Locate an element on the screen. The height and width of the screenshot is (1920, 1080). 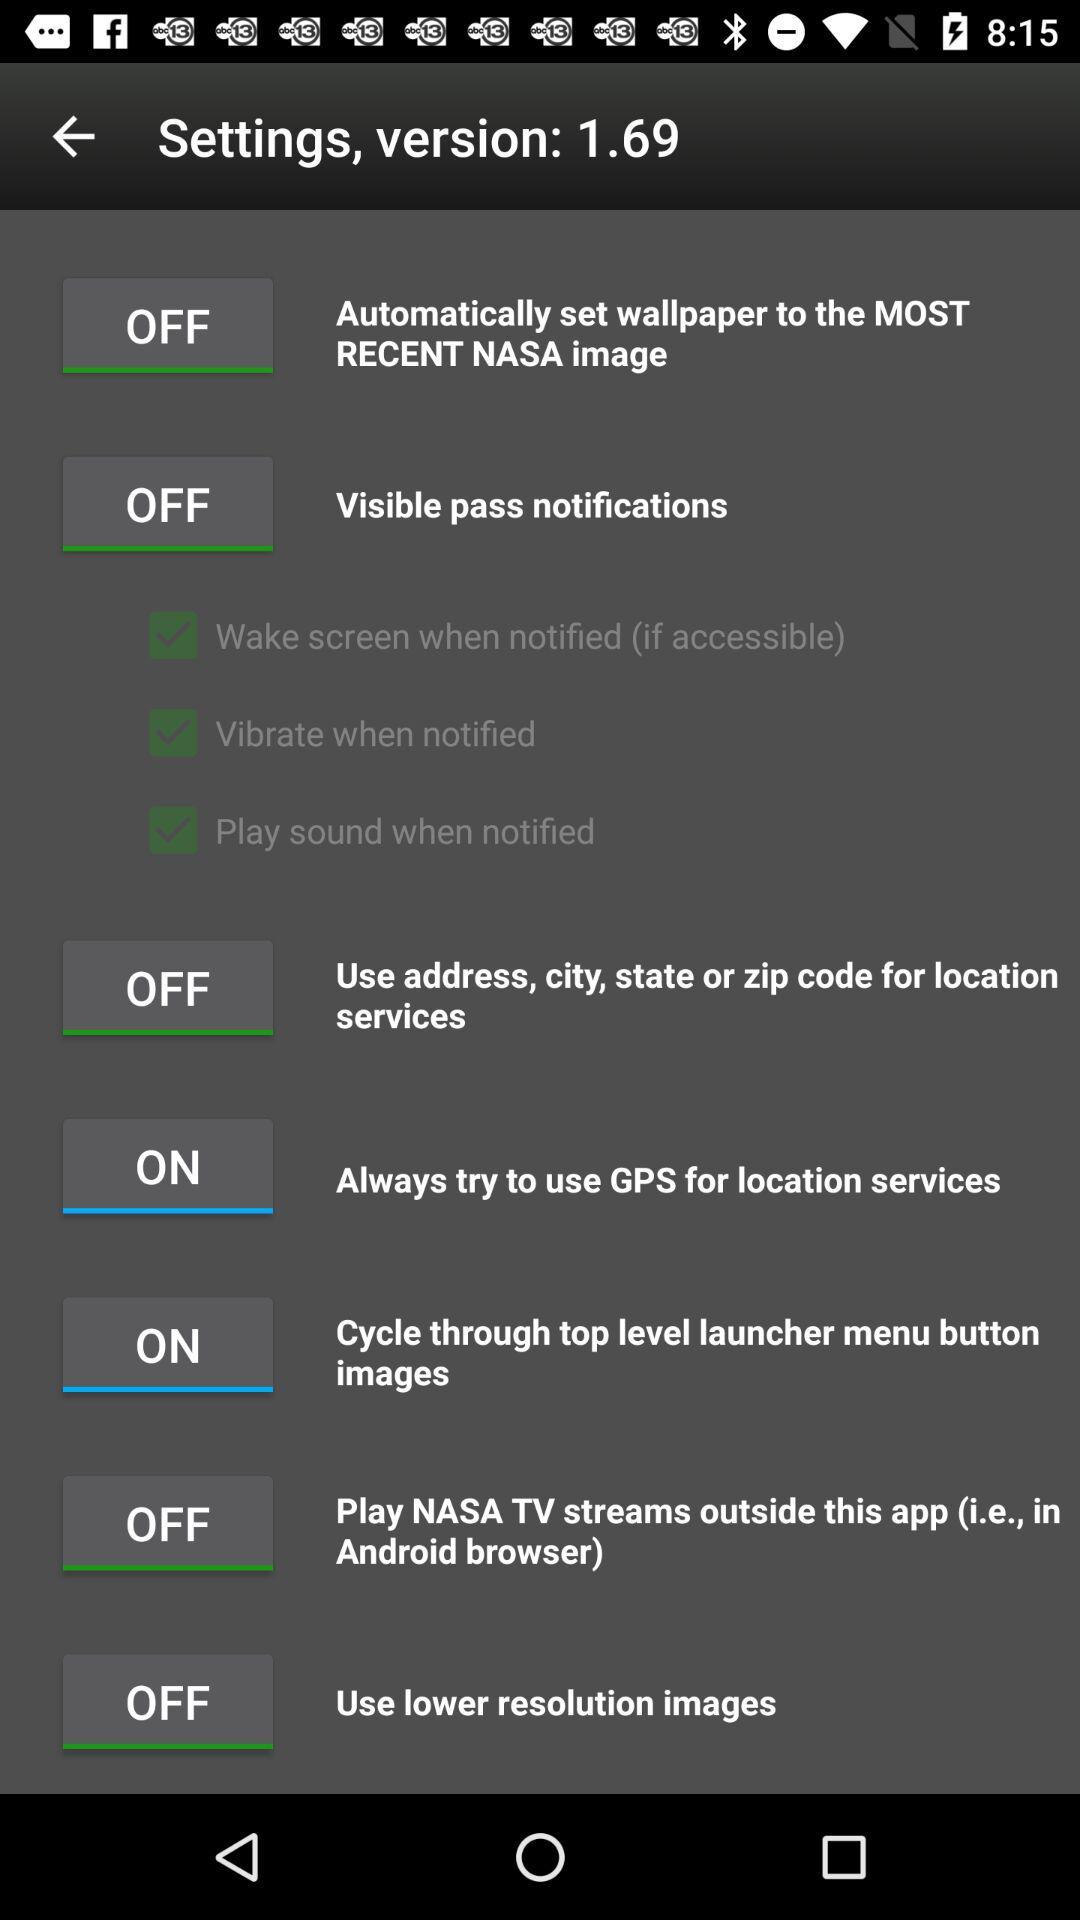
item above vibrate when notified is located at coordinates (488, 634).